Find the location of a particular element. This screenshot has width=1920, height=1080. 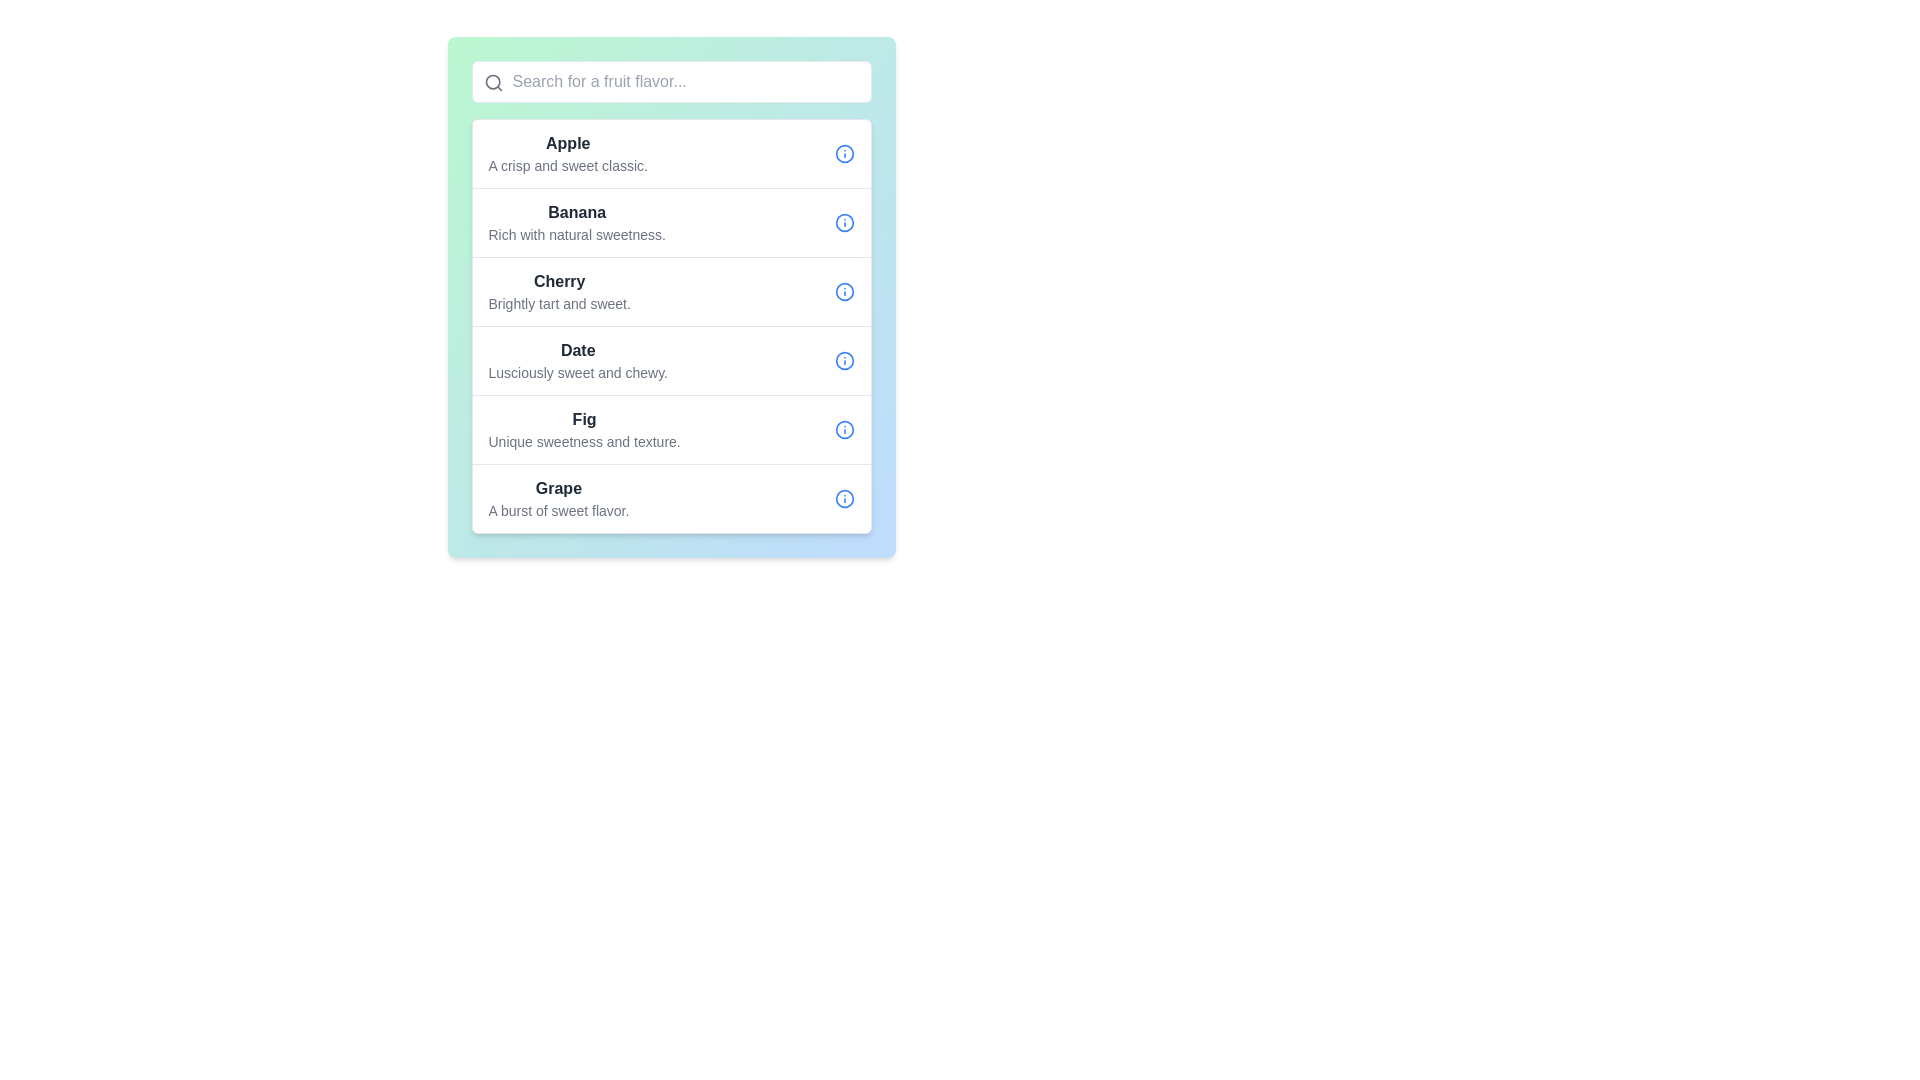

the icon embedded in the button adjacent to the text 'Cherry' in the third item of a vertical list is located at coordinates (844, 292).